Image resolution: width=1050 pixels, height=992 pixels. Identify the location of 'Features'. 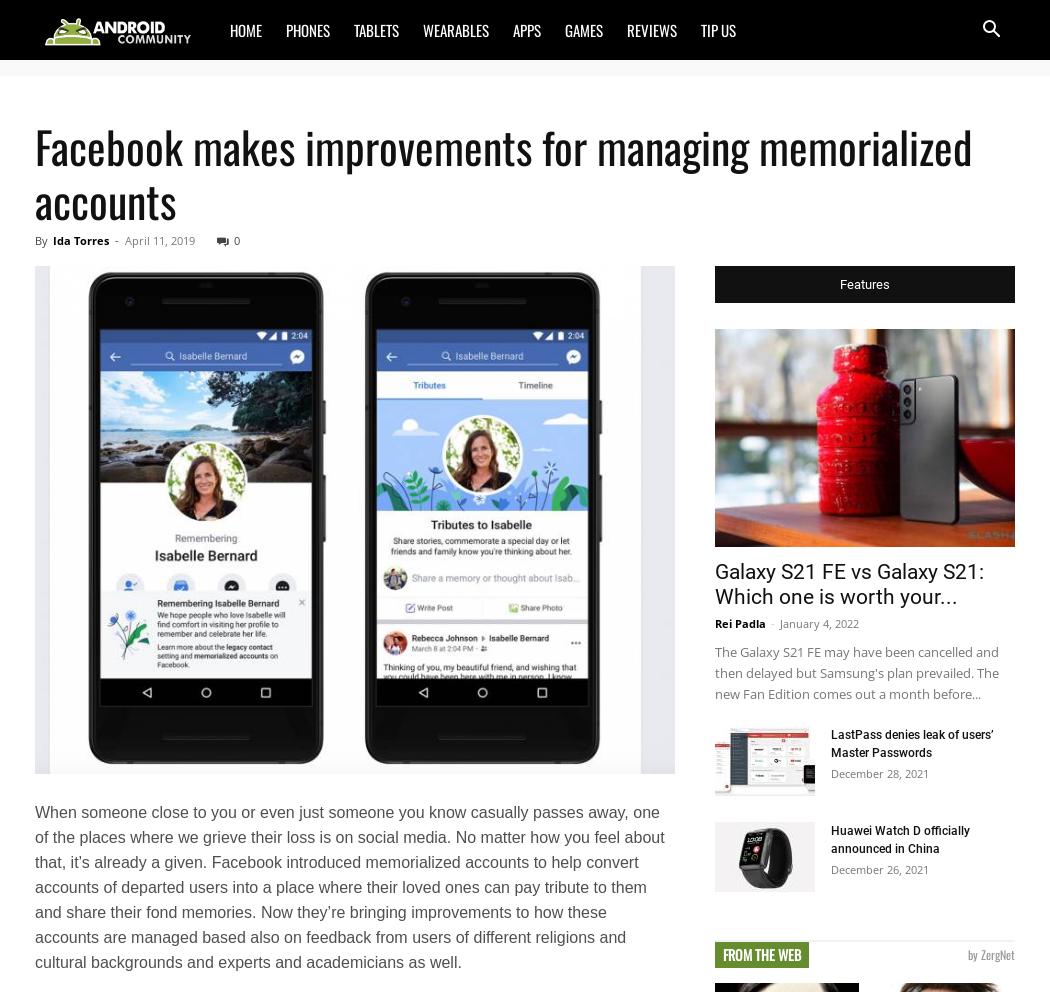
(840, 283).